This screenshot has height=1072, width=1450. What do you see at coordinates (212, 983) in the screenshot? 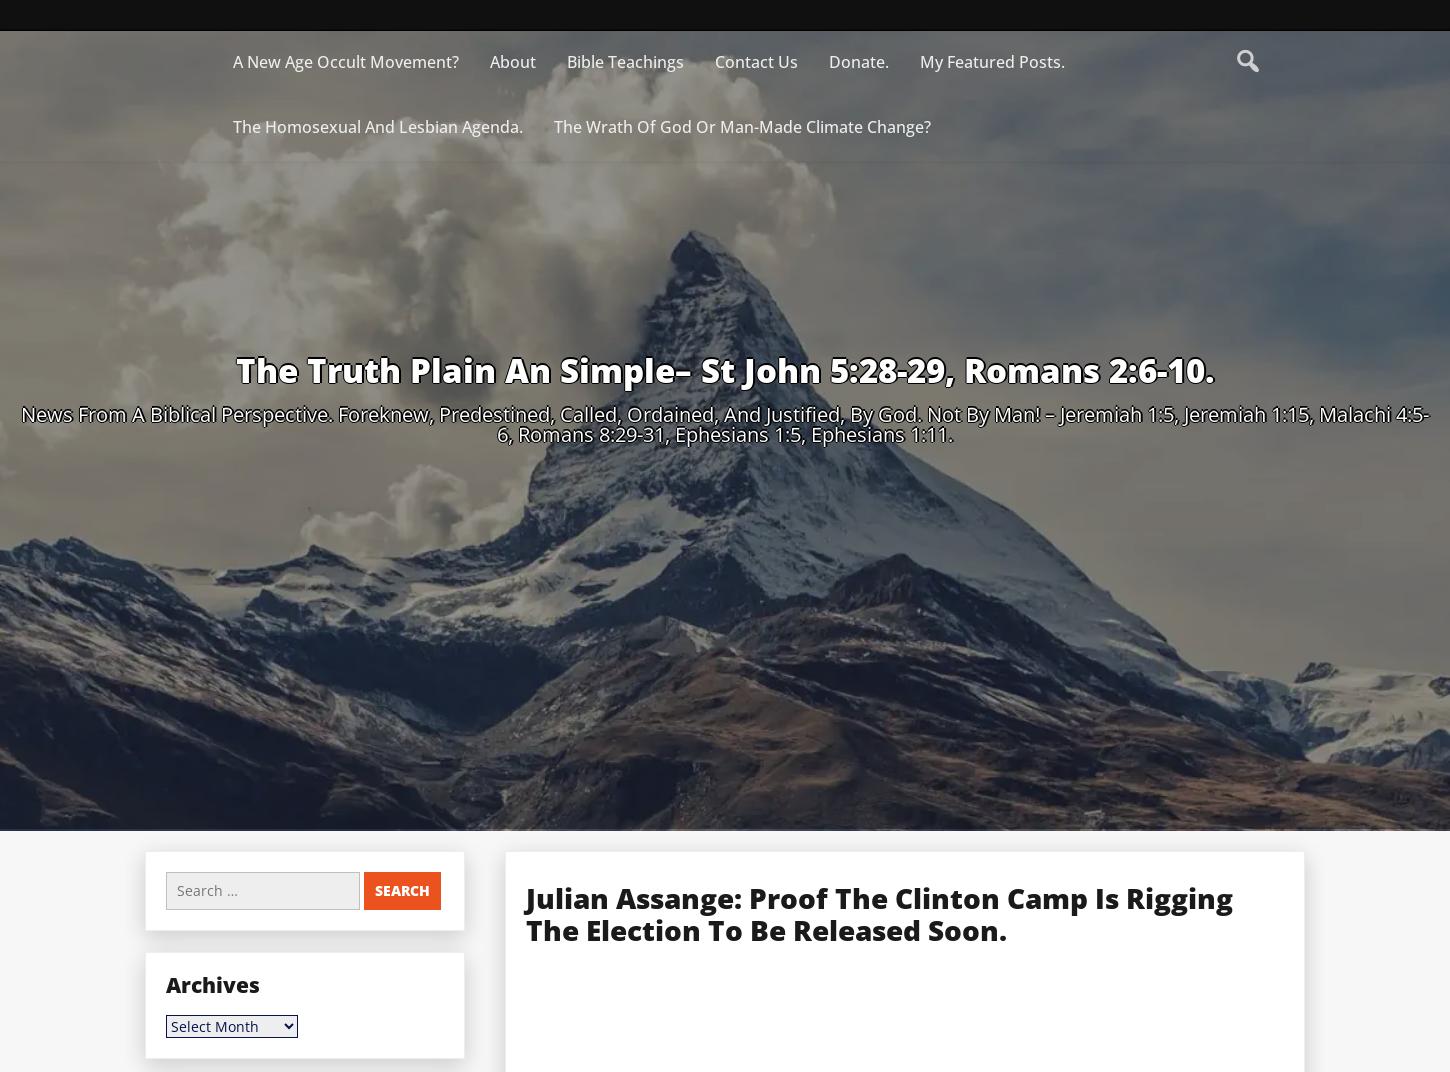
I see `'Archives'` at bounding box center [212, 983].